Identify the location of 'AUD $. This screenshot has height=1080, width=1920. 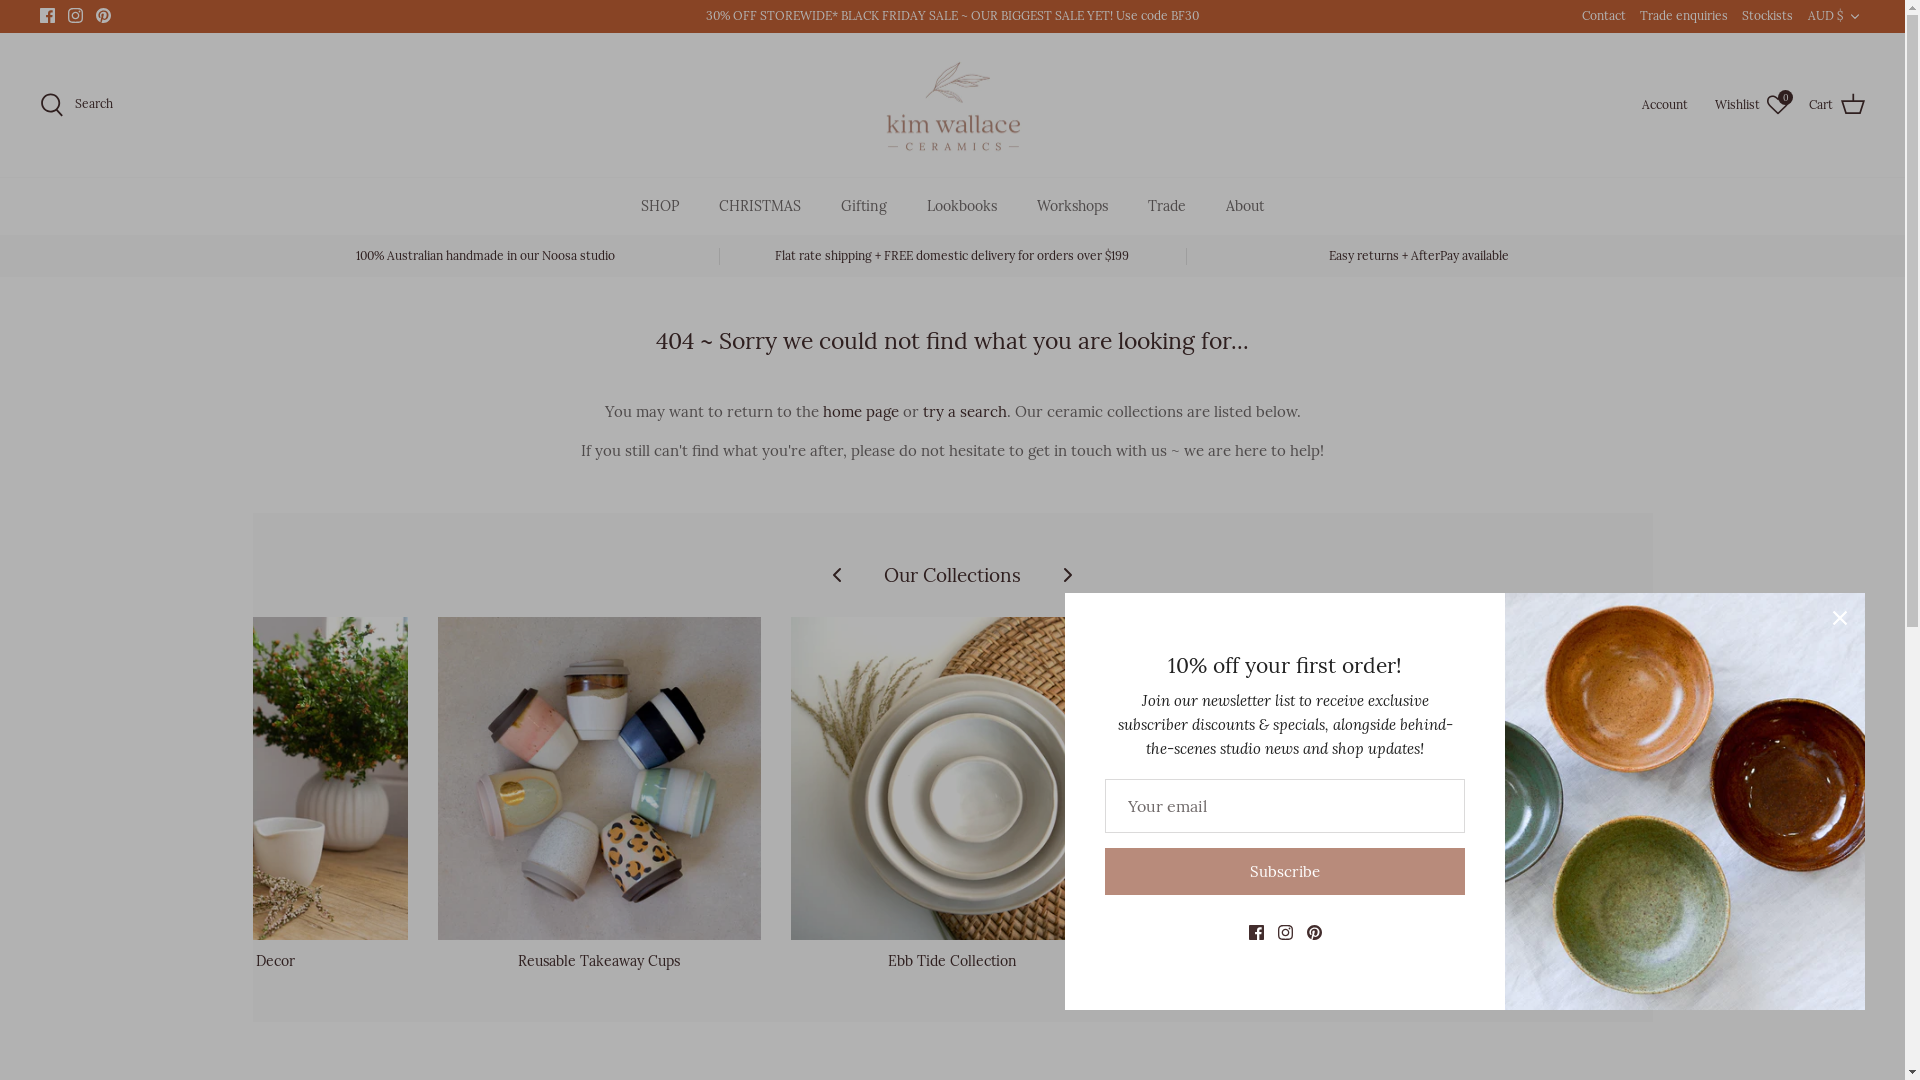
(1808, 16).